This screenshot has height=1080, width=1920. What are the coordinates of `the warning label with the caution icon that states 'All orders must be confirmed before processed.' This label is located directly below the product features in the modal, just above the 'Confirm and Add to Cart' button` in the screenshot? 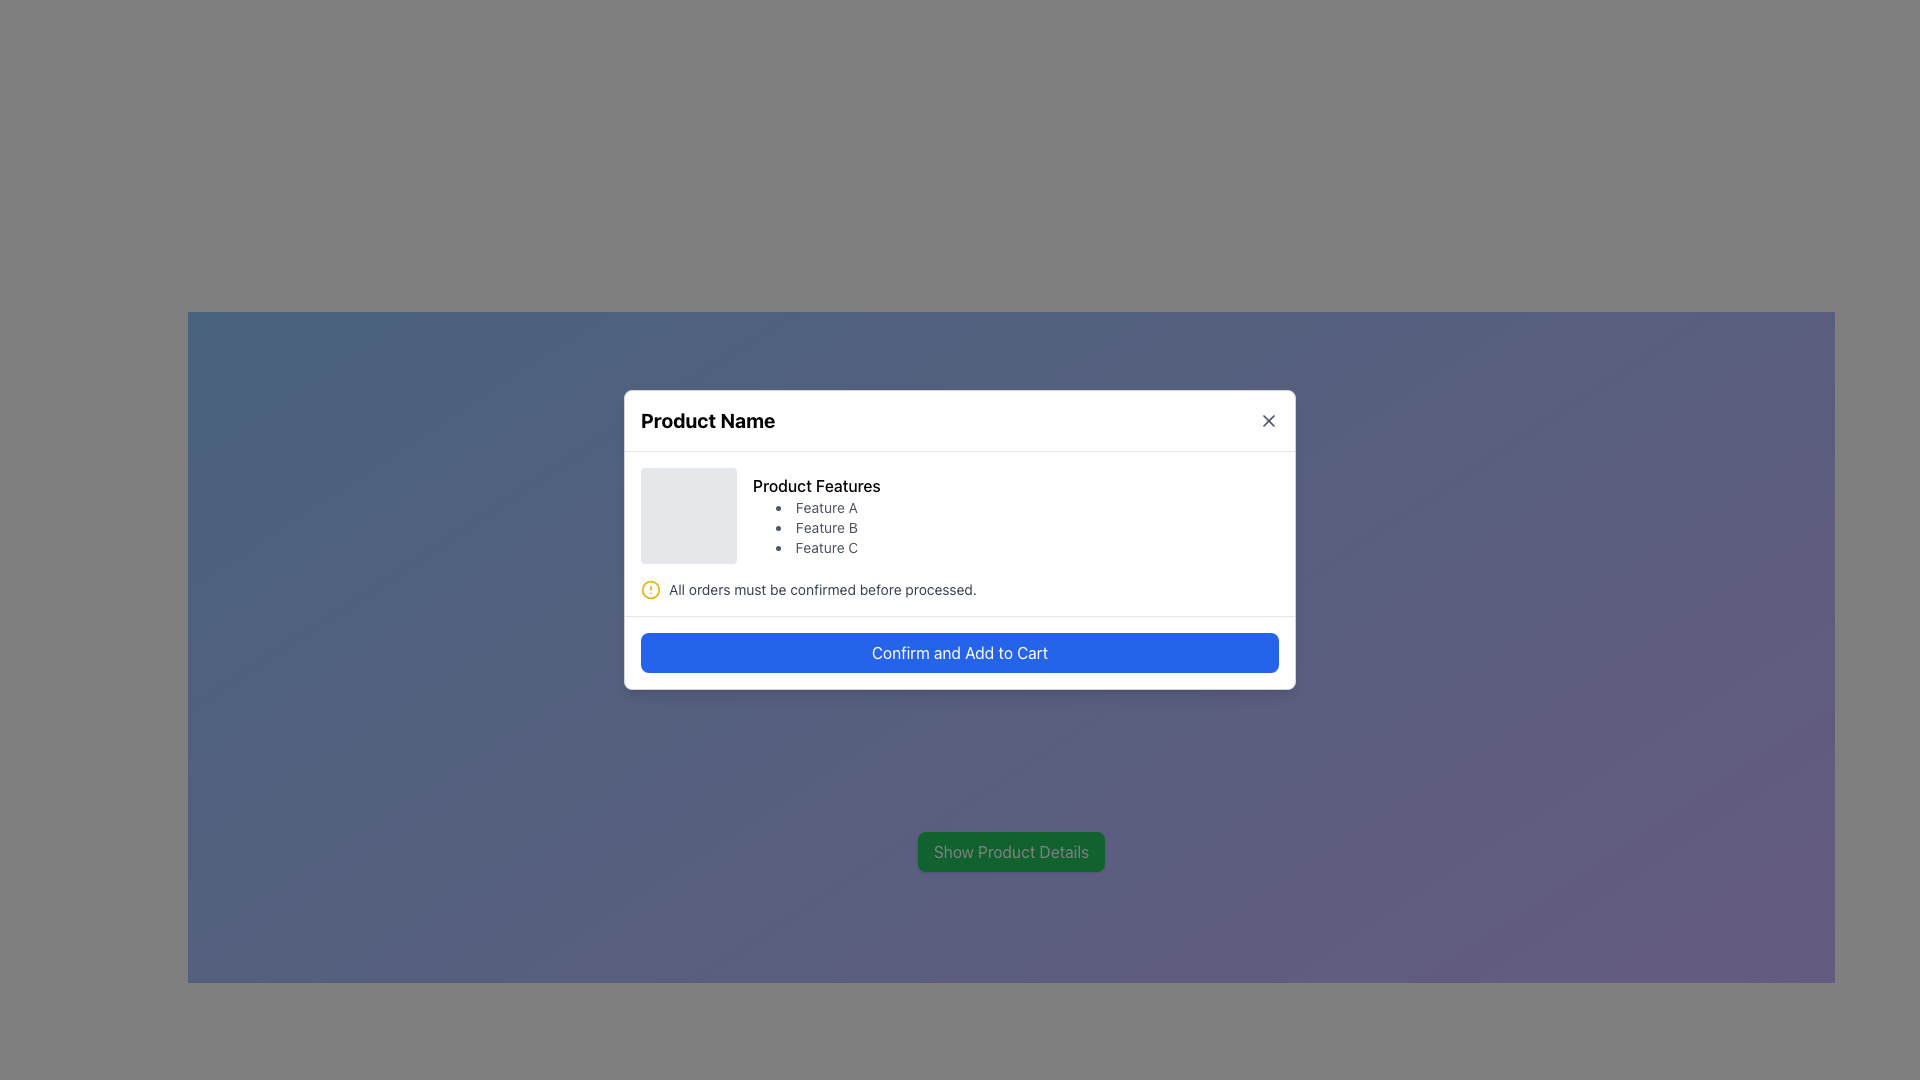 It's located at (960, 589).